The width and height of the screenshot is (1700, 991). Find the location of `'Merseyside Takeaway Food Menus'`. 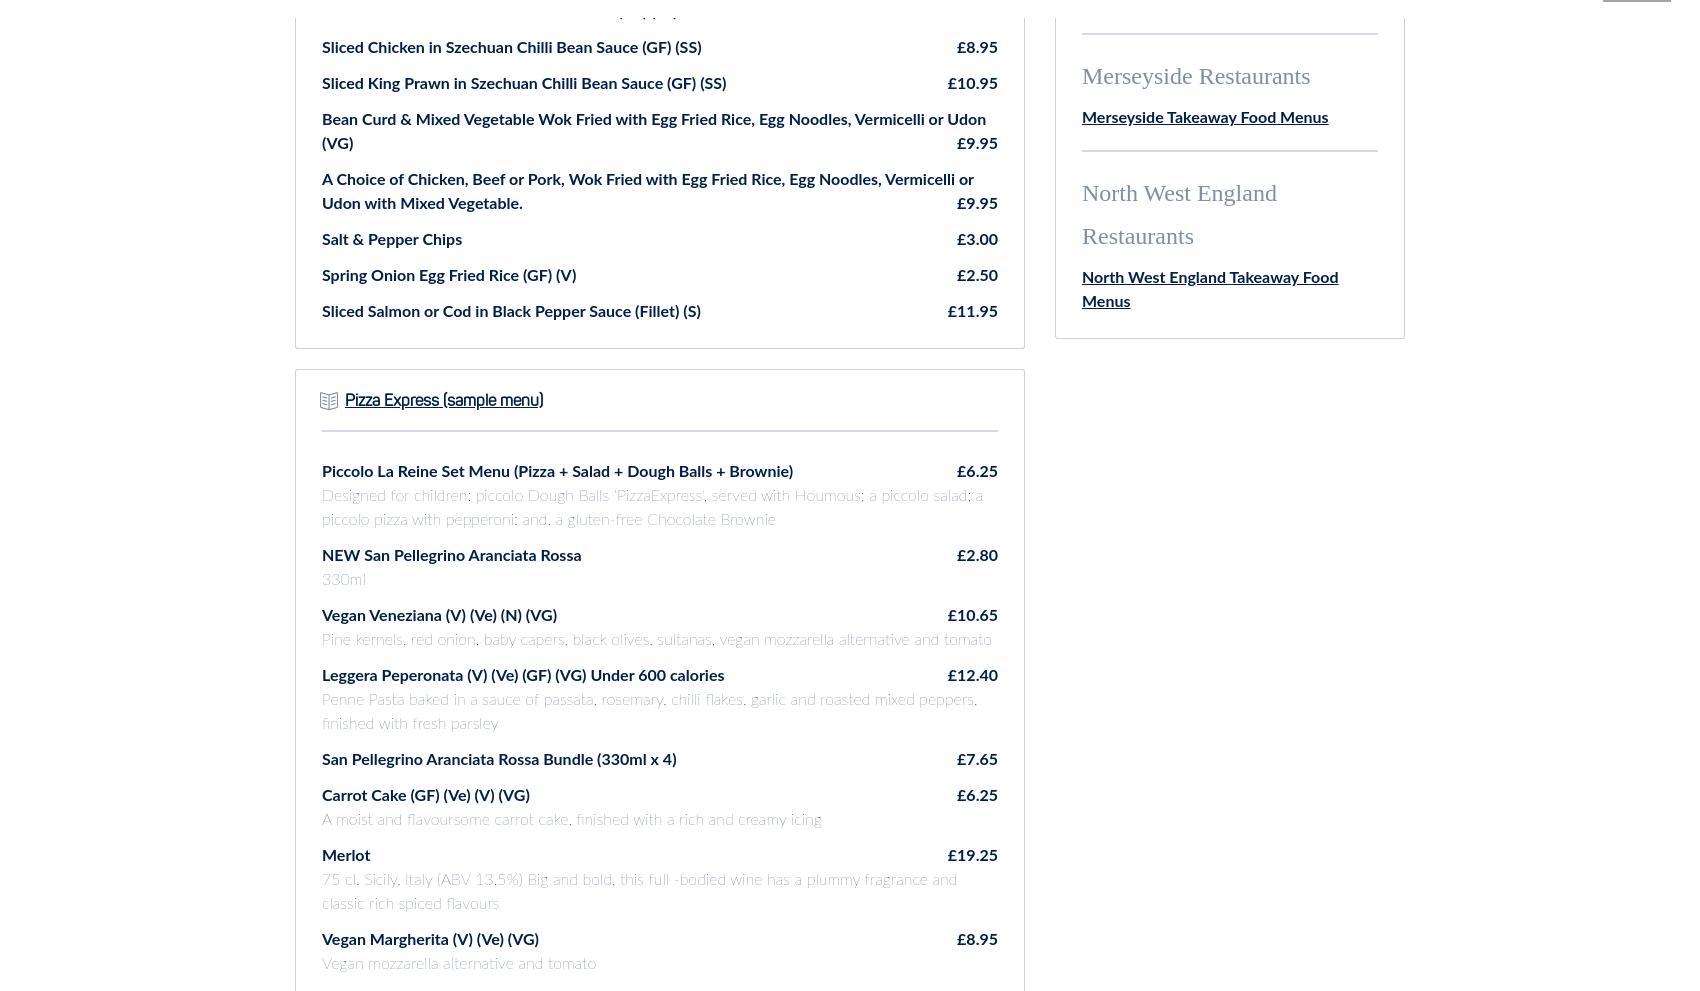

'Merseyside Takeaway Food Menus' is located at coordinates (1082, 117).